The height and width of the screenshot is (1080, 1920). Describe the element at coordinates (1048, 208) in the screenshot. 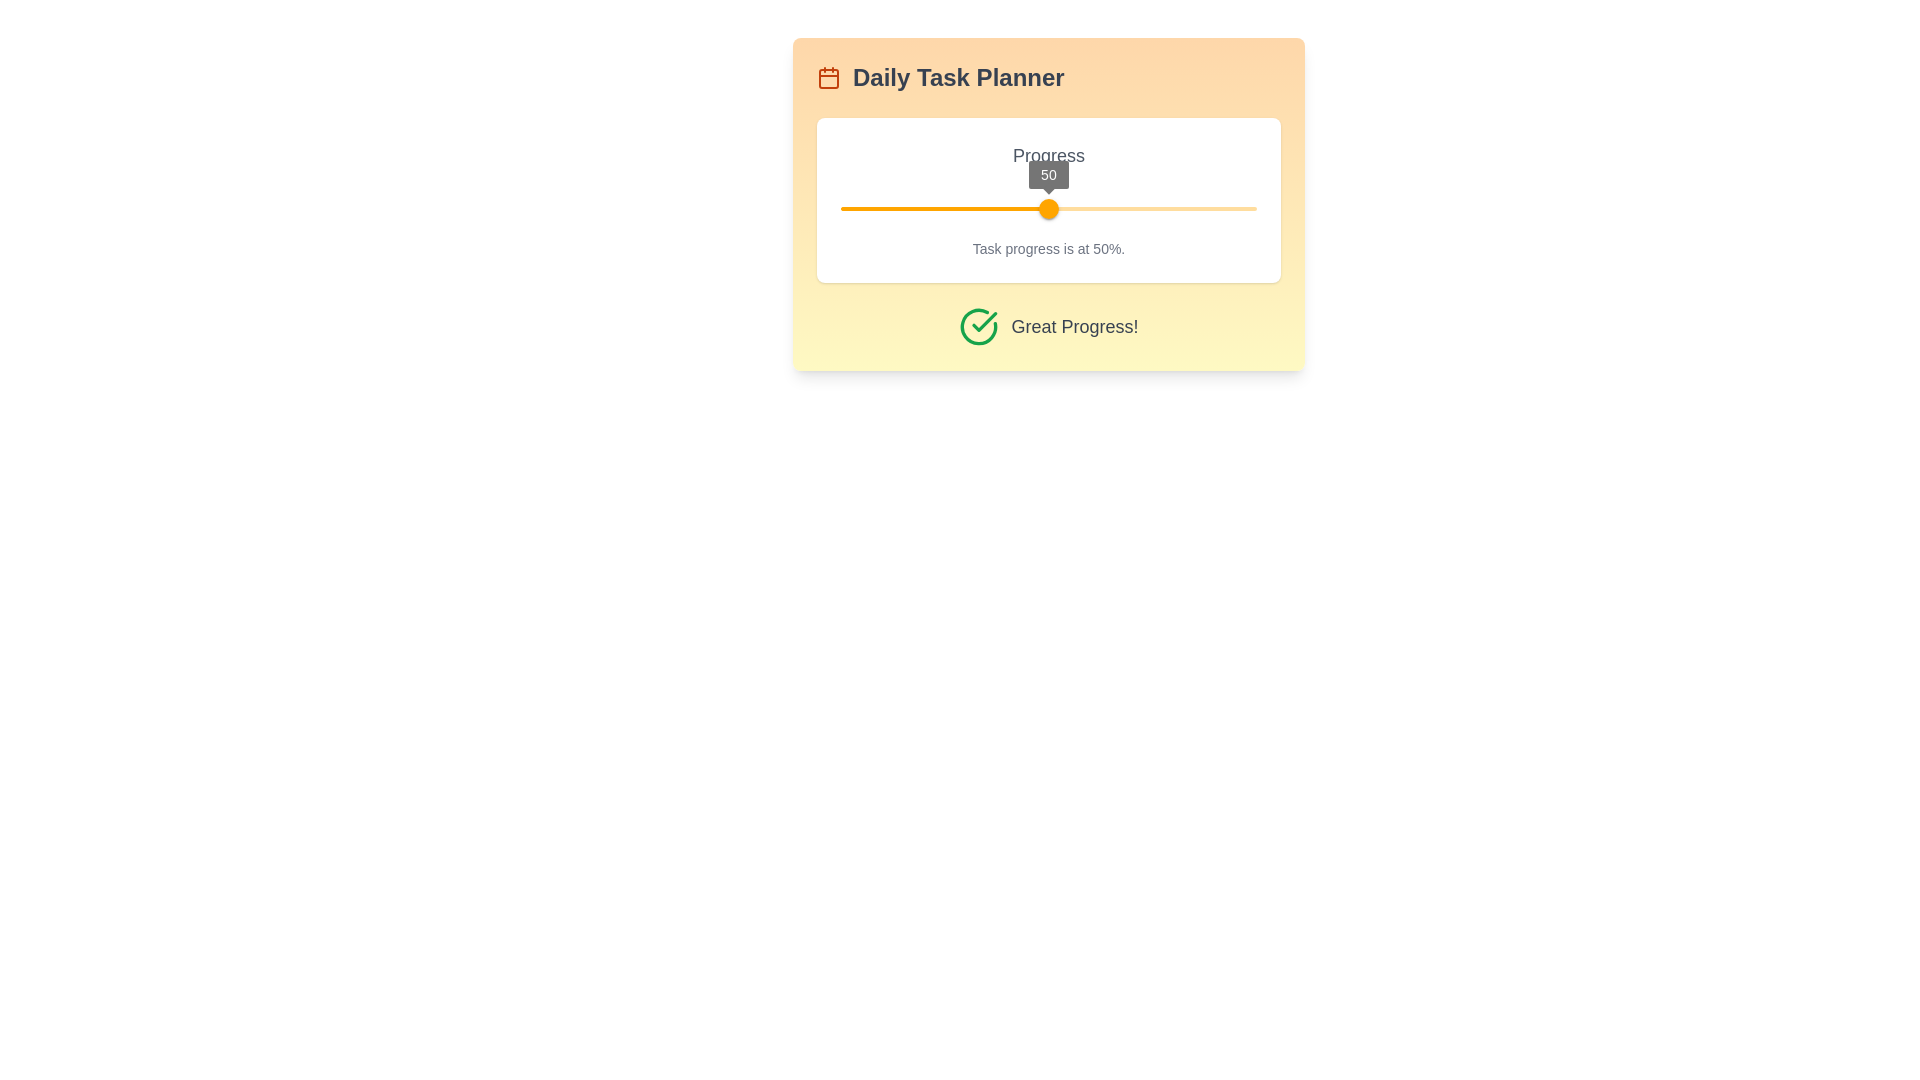

I see `the track of the Slider component to move the thumb to a specific position, currently displaying a value of '50'` at that location.